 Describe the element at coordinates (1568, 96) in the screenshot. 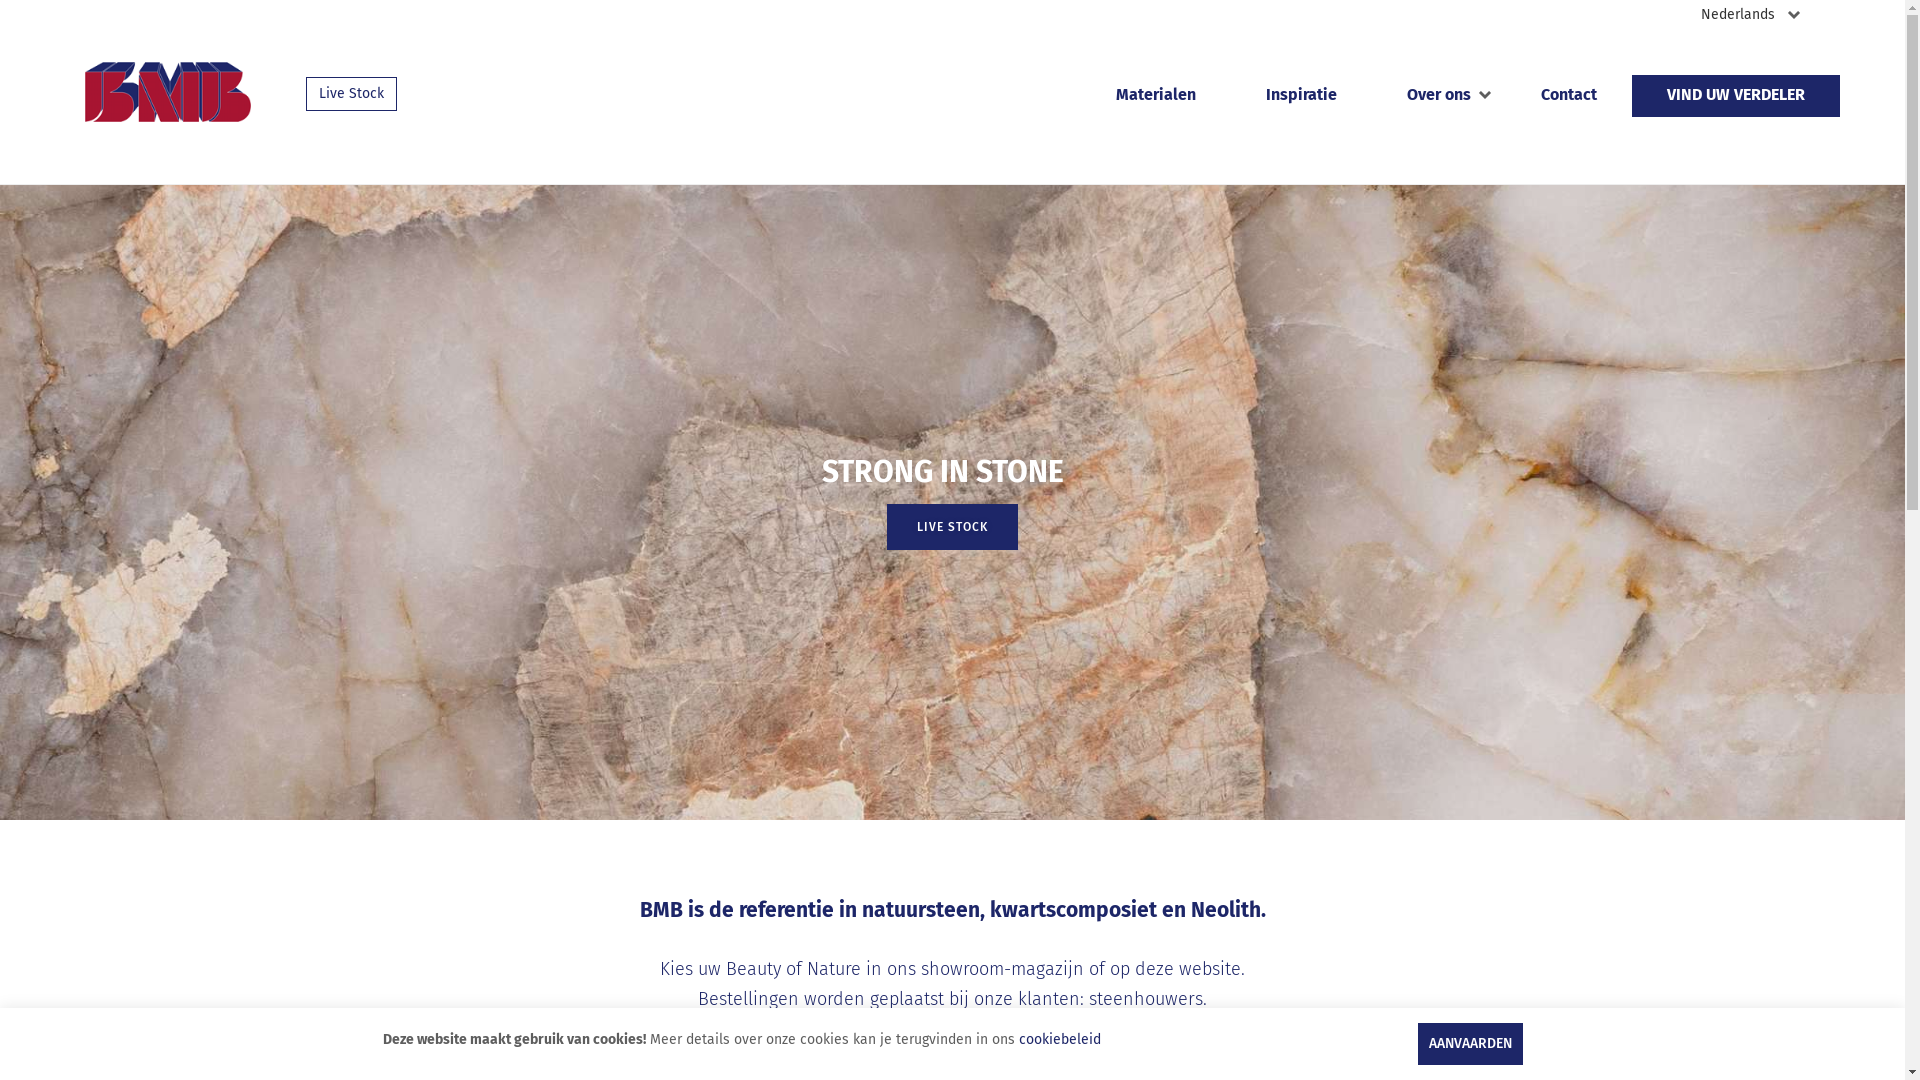

I see `'Contact'` at that location.